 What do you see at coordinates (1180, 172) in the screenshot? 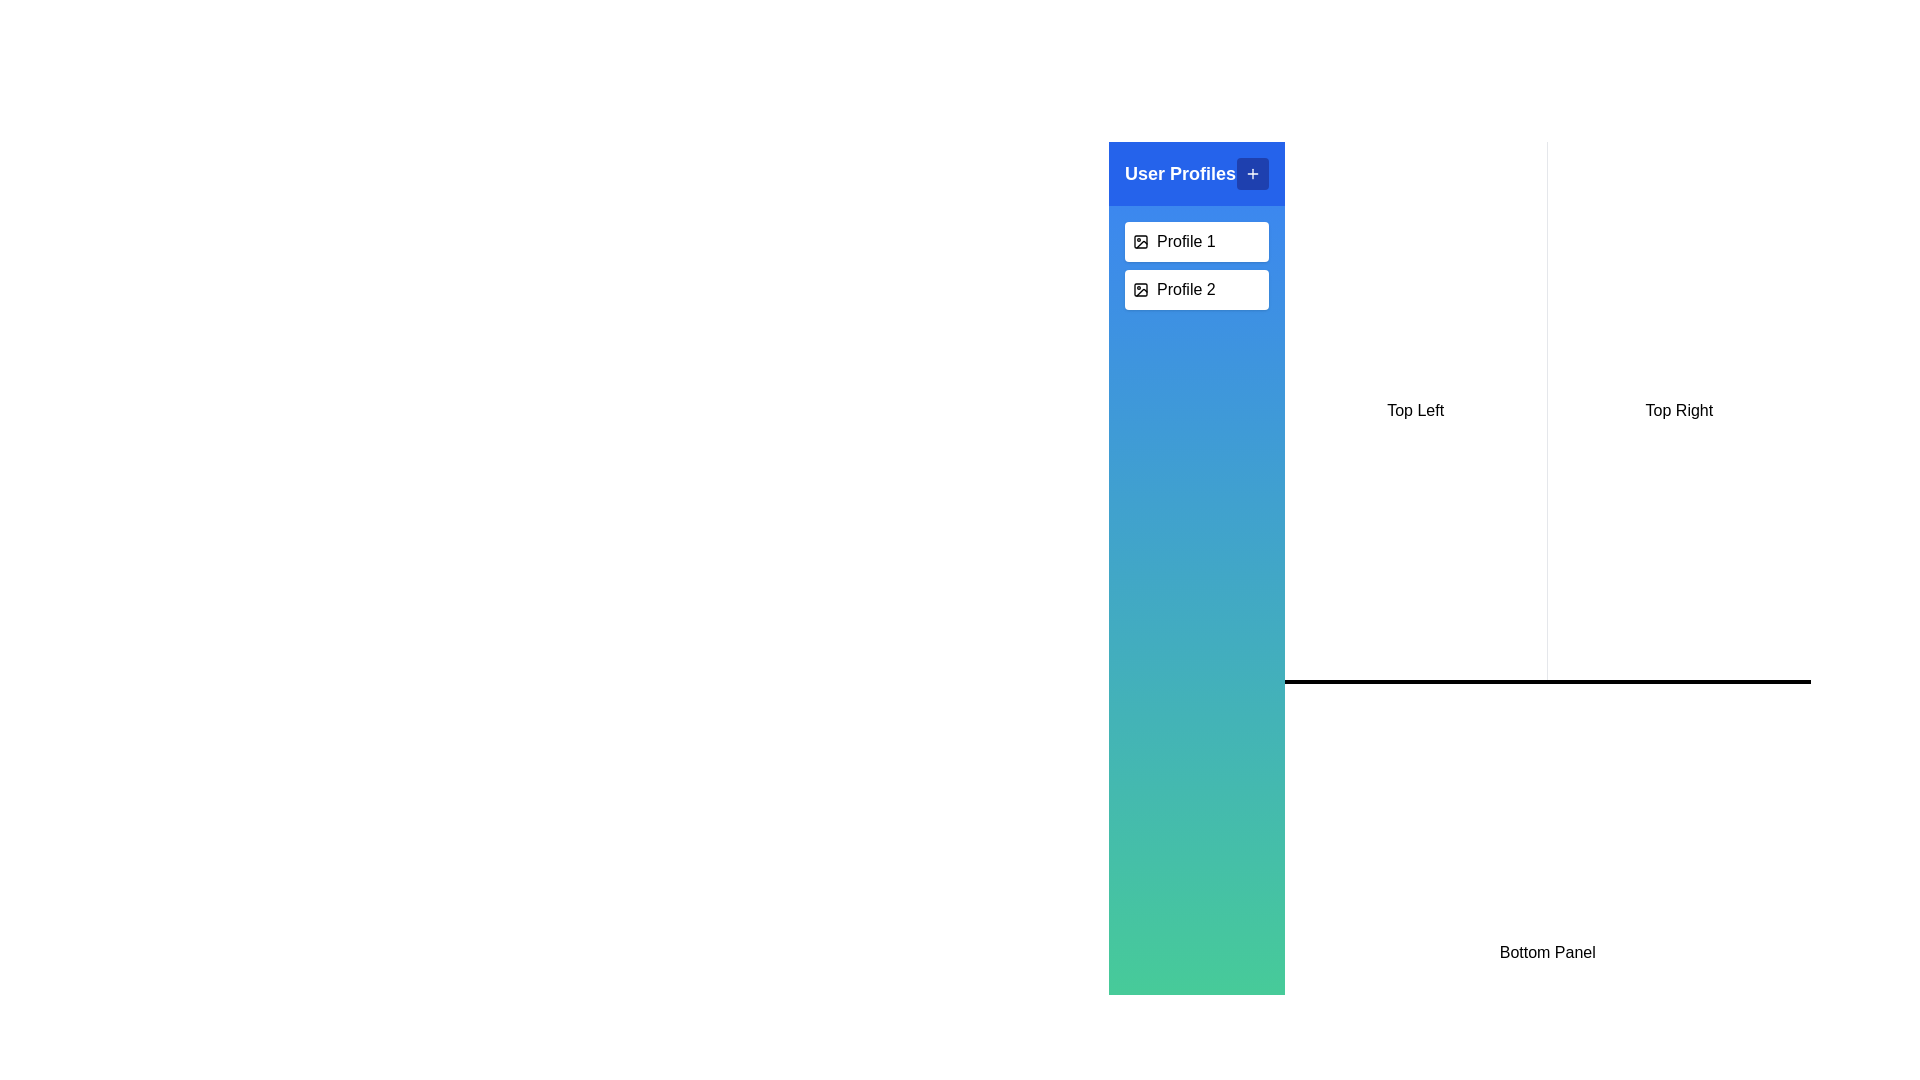
I see `the user profile section label, which serves as a title or heading adjacent to the plus symbol icon` at bounding box center [1180, 172].